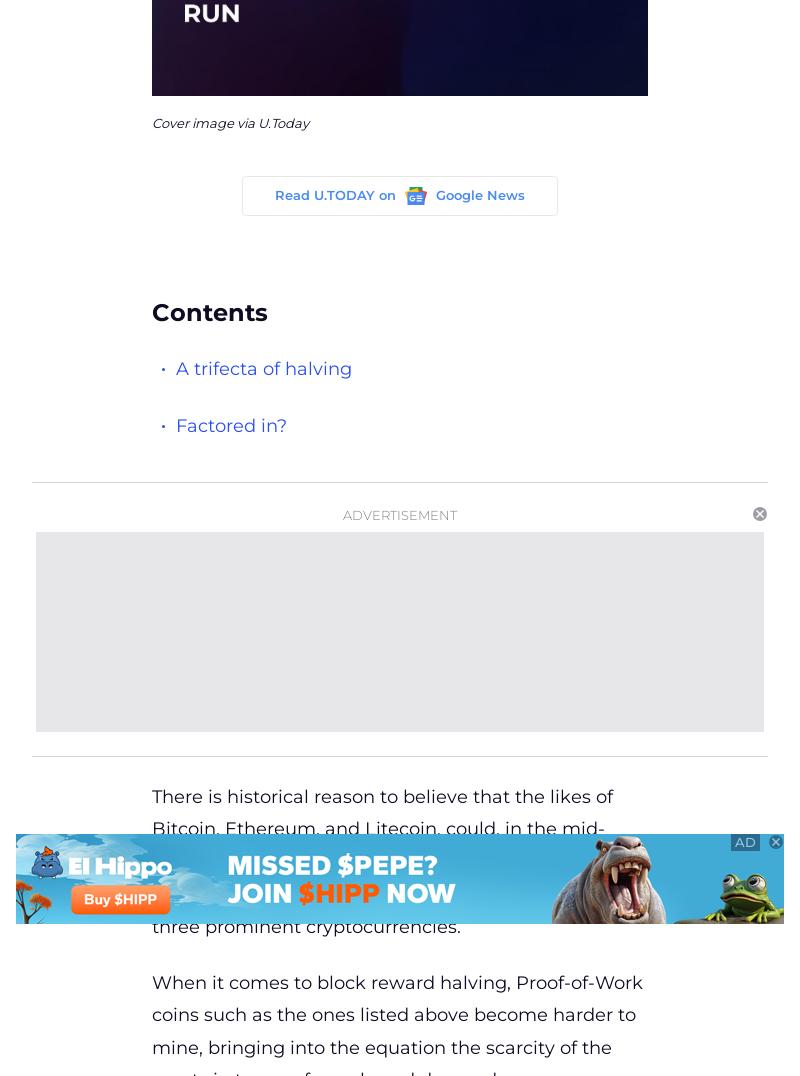 This screenshot has width=800, height=1076. I want to click on 'Cover image via', so click(204, 121).